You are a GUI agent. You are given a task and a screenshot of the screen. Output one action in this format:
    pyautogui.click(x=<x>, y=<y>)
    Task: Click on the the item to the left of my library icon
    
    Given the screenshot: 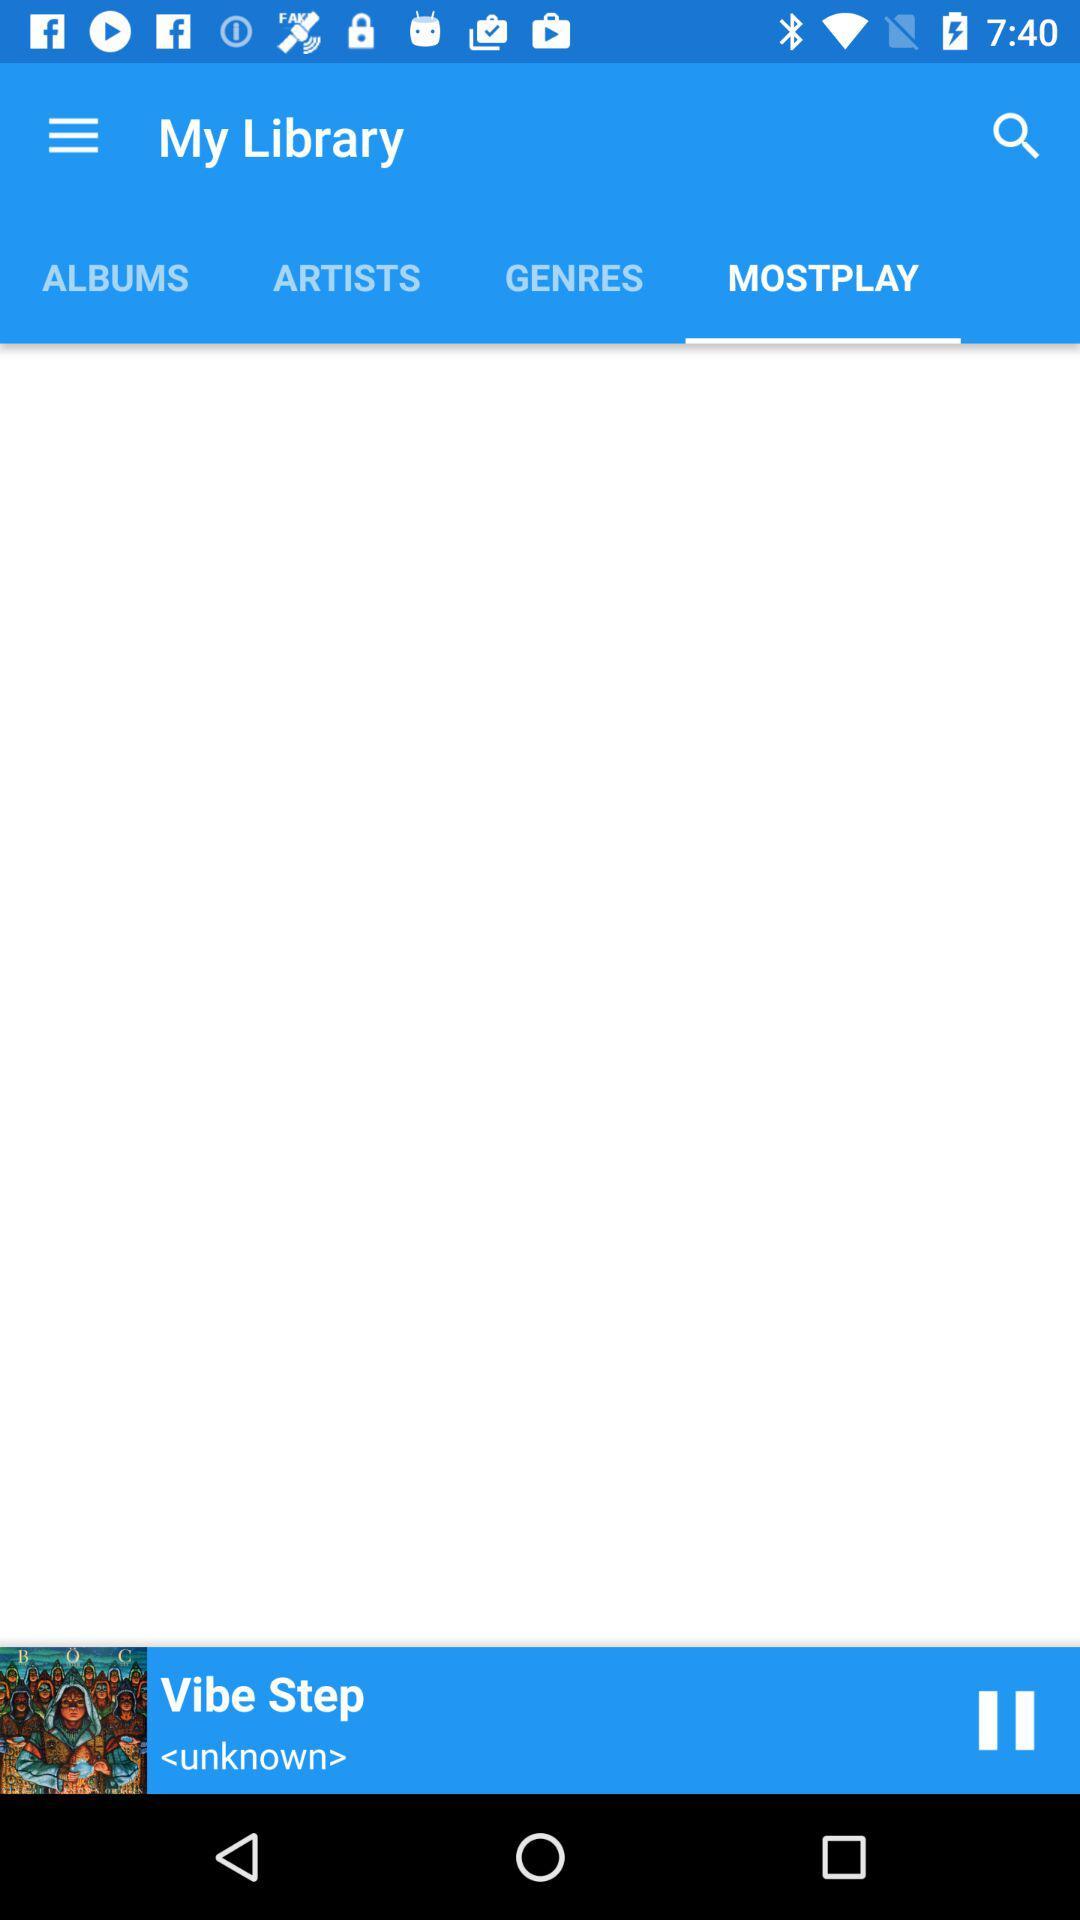 What is the action you would take?
    pyautogui.click(x=72, y=135)
    